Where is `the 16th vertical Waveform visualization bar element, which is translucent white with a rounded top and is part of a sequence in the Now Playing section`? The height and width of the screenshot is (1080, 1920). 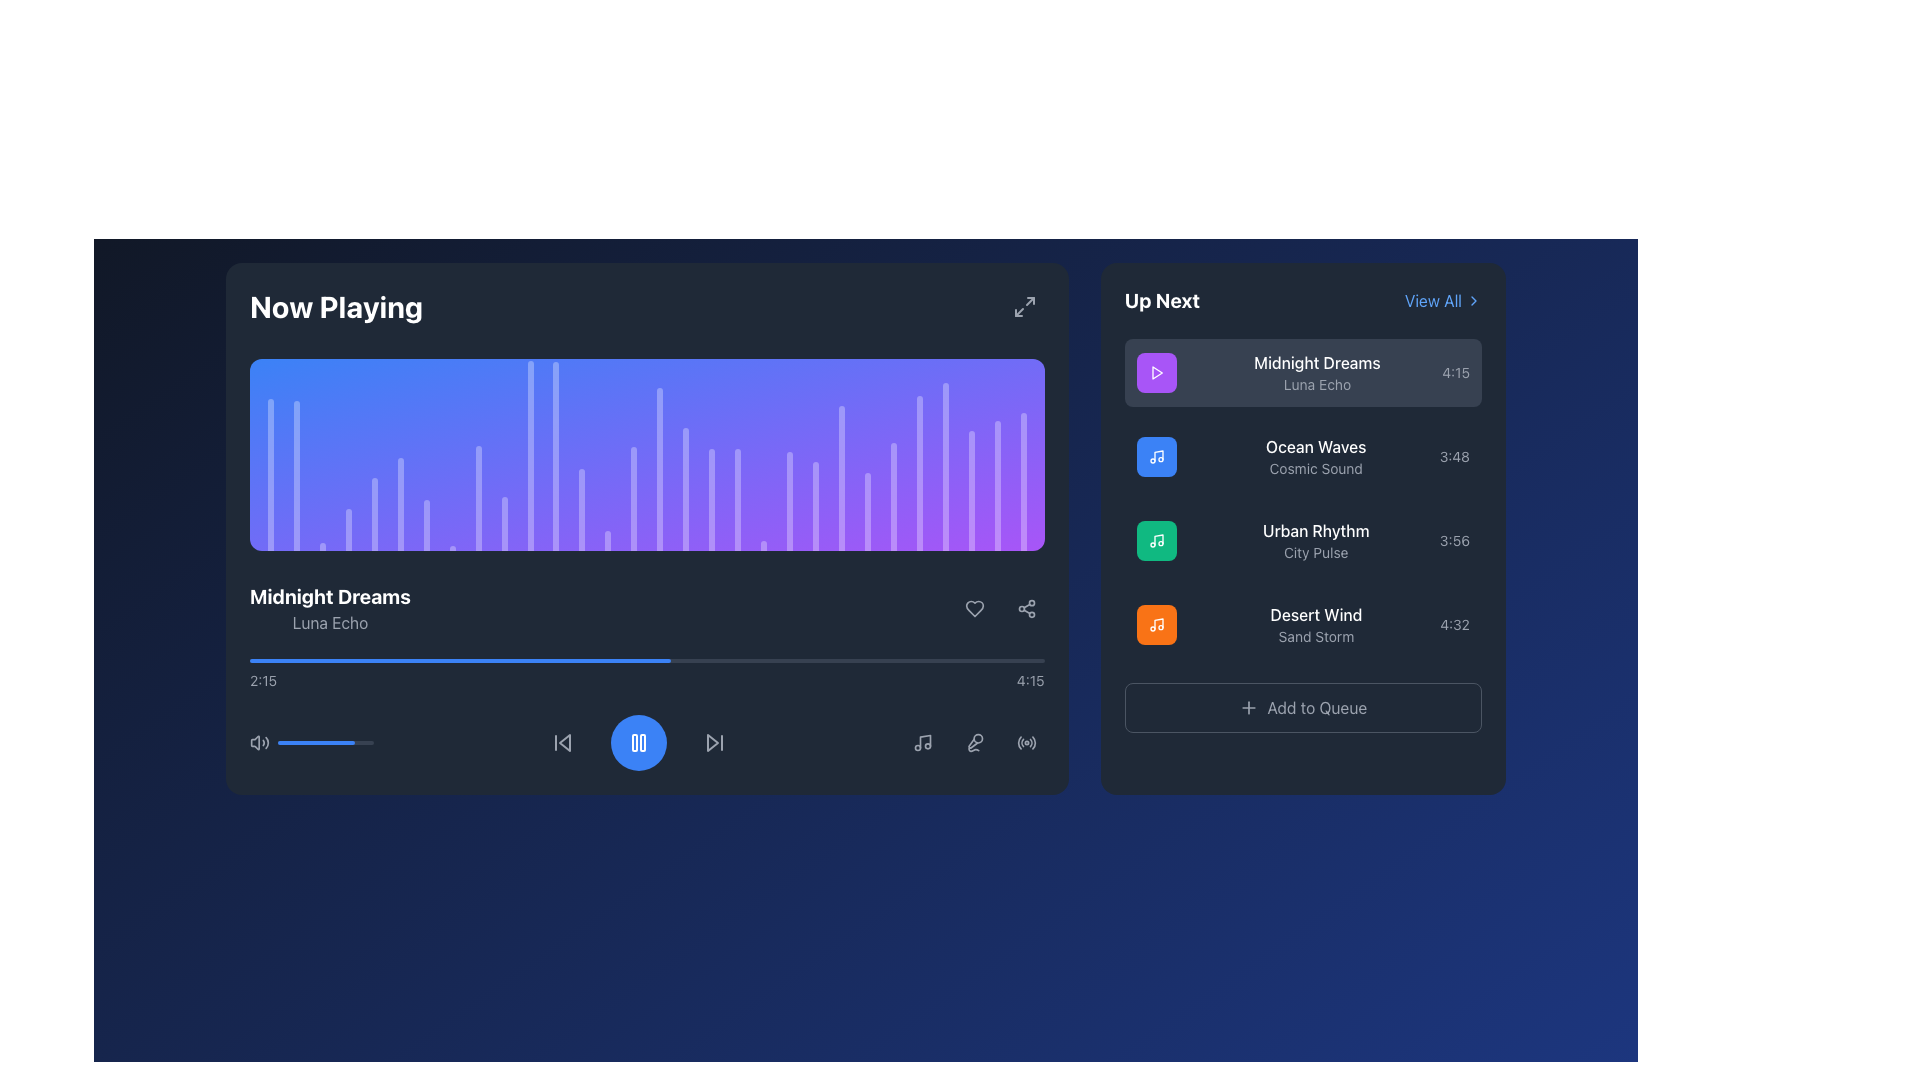
the 16th vertical Waveform visualization bar element, which is translucent white with a rounded top and is part of a sequence in the Now Playing section is located at coordinates (660, 469).